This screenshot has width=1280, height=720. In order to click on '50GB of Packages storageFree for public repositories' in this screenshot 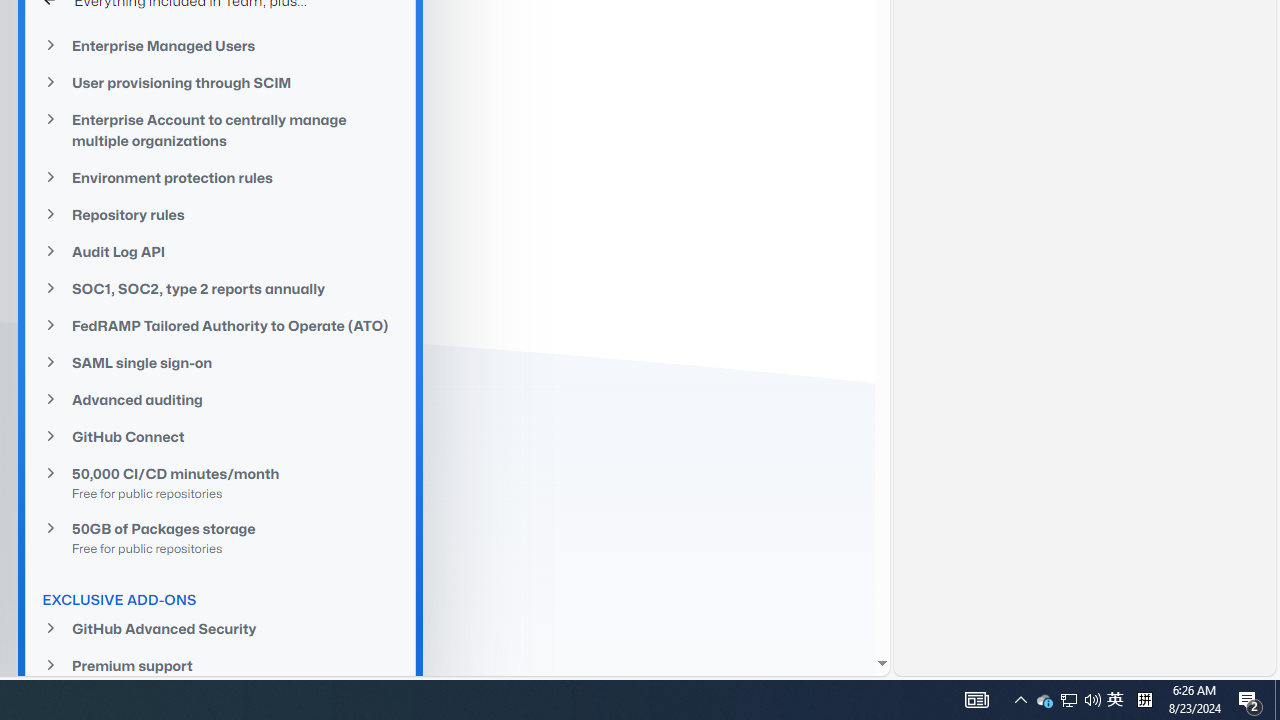, I will do `click(220, 536)`.